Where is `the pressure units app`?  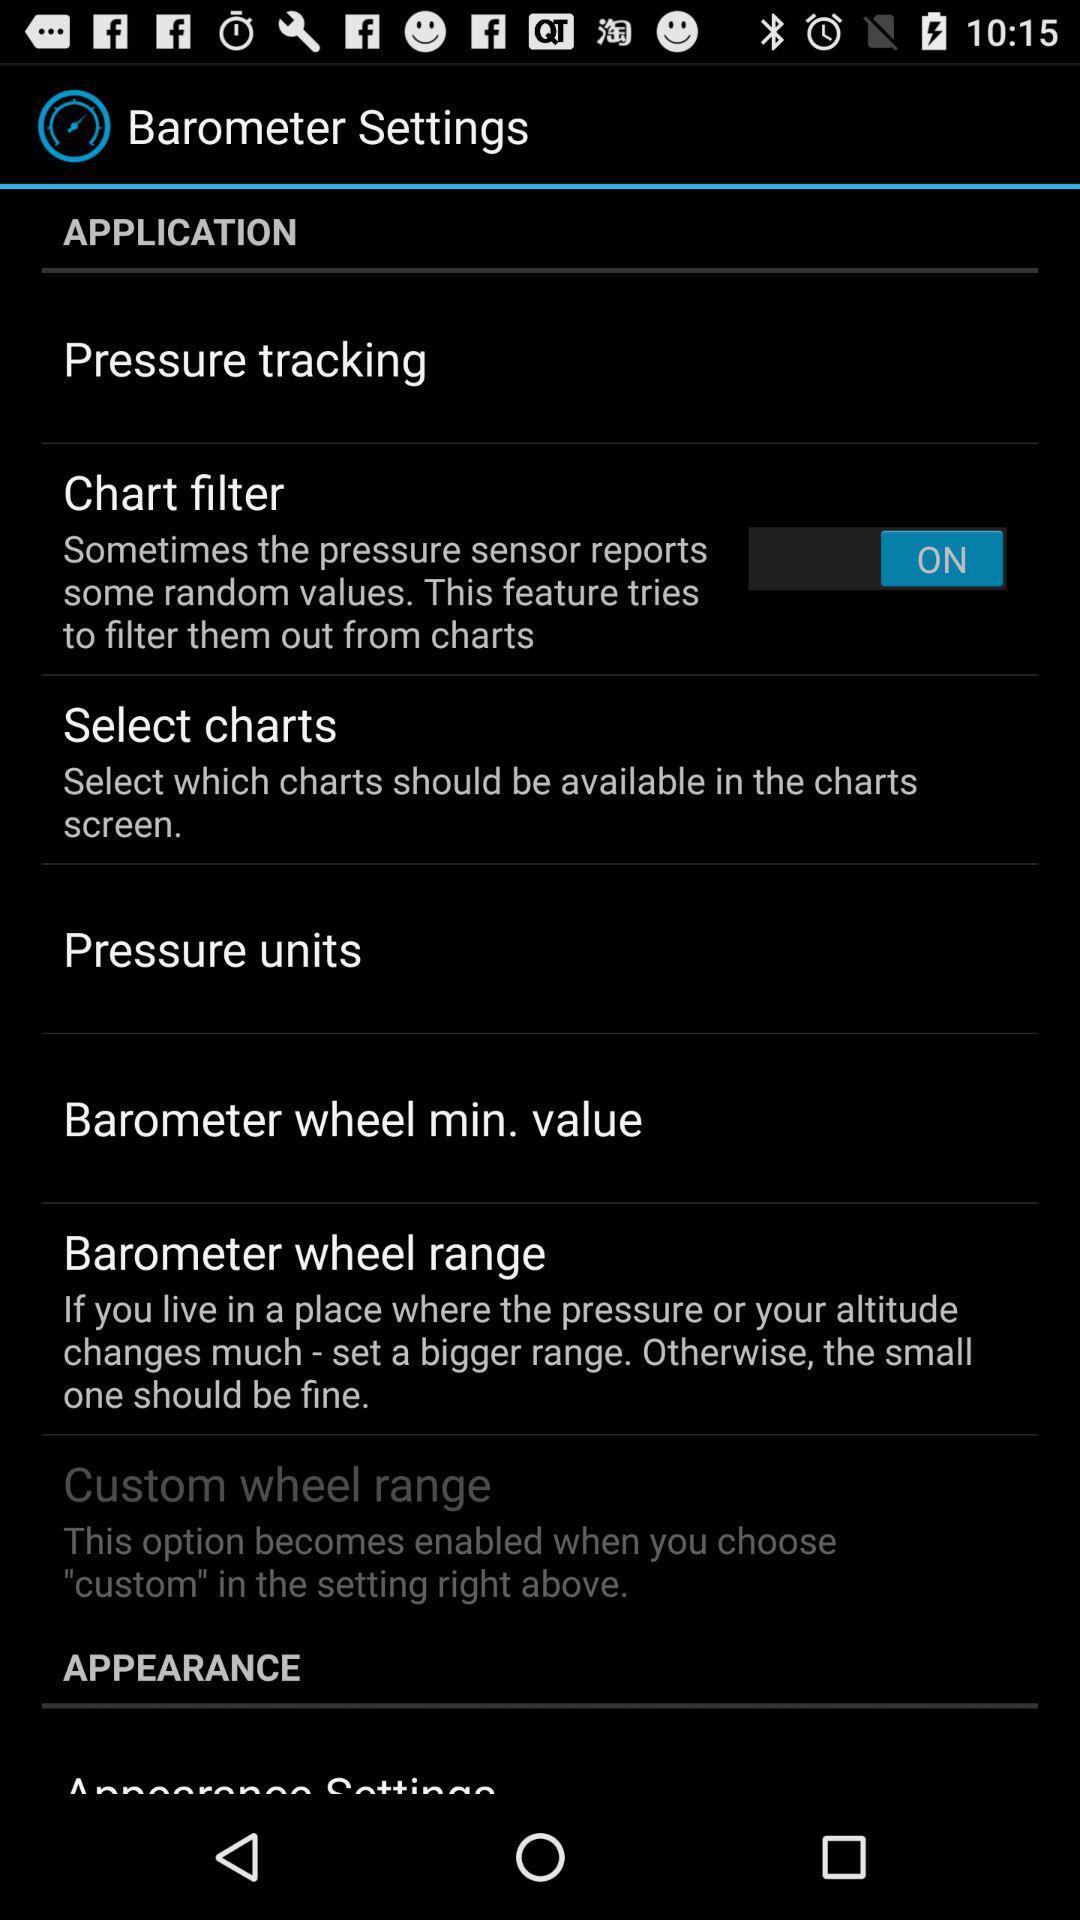 the pressure units app is located at coordinates (212, 947).